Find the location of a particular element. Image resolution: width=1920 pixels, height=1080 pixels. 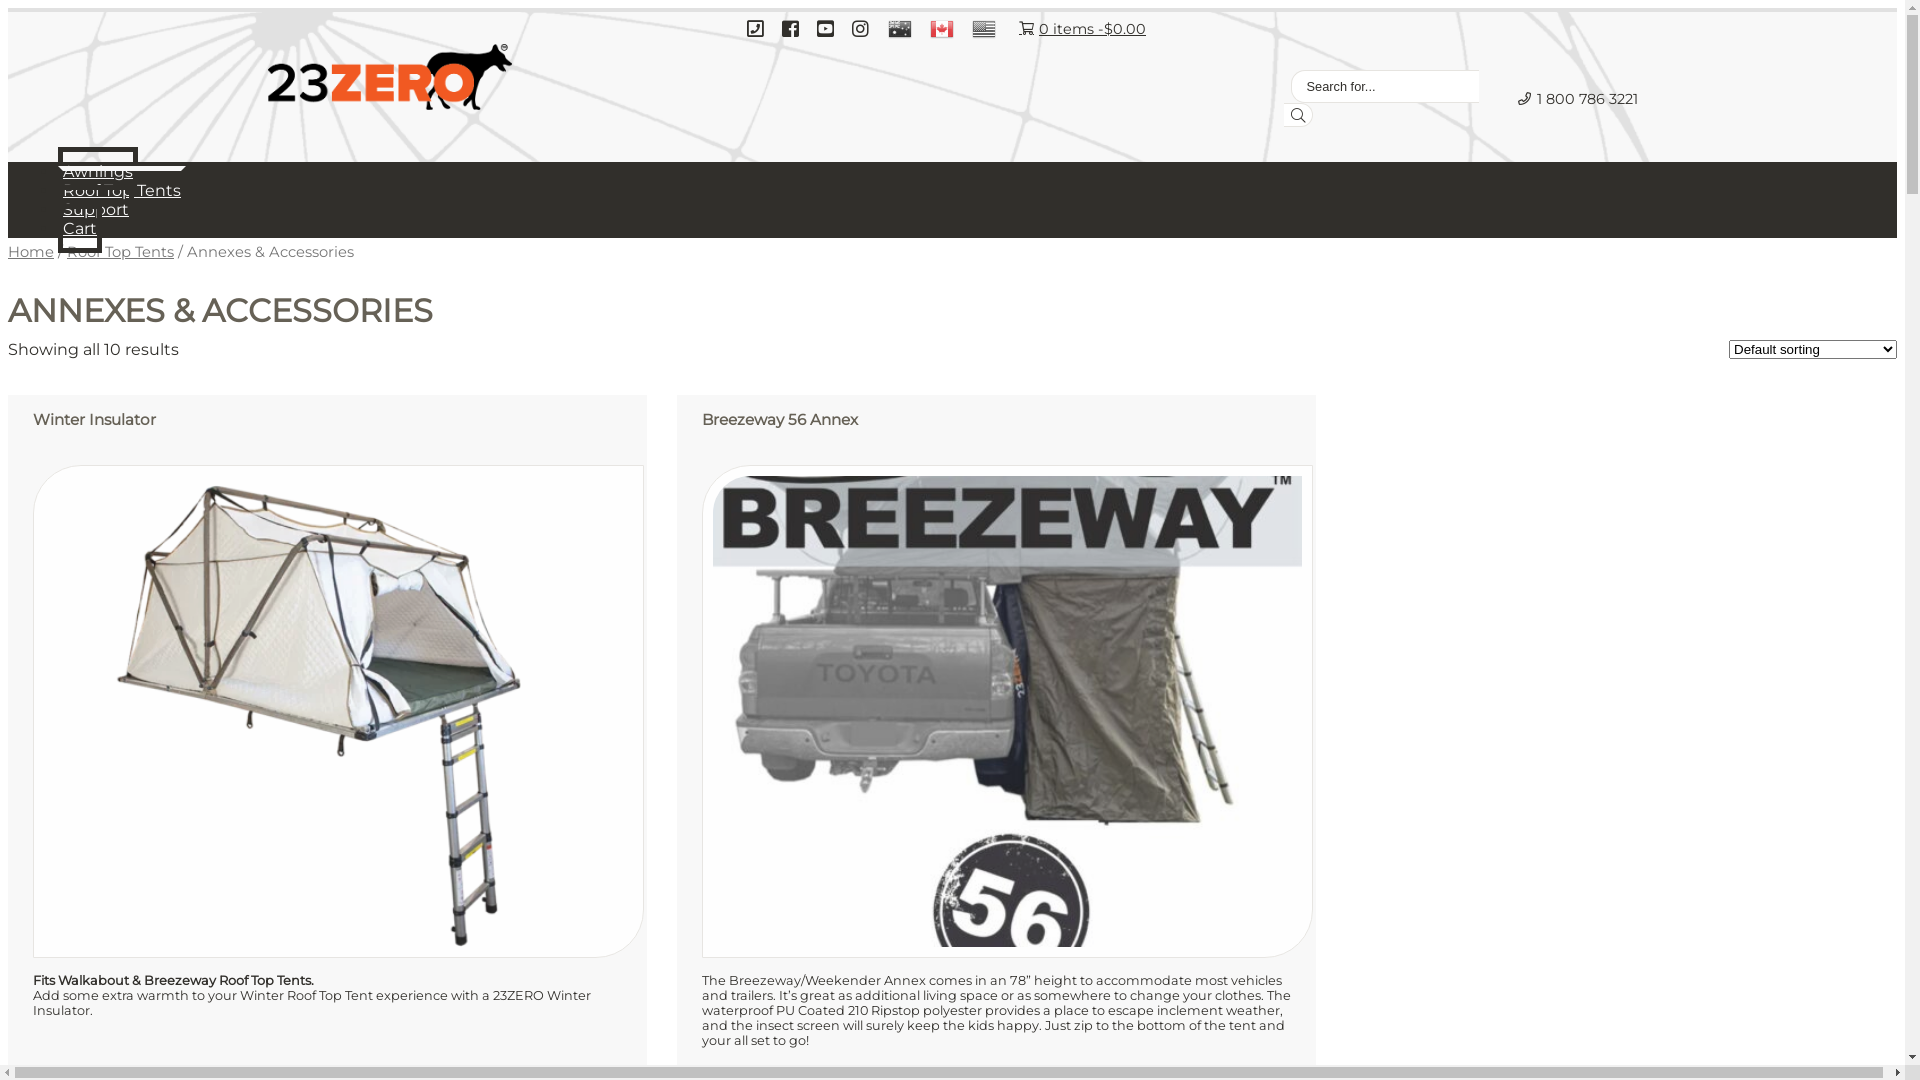

'Cart' is located at coordinates (57, 226).